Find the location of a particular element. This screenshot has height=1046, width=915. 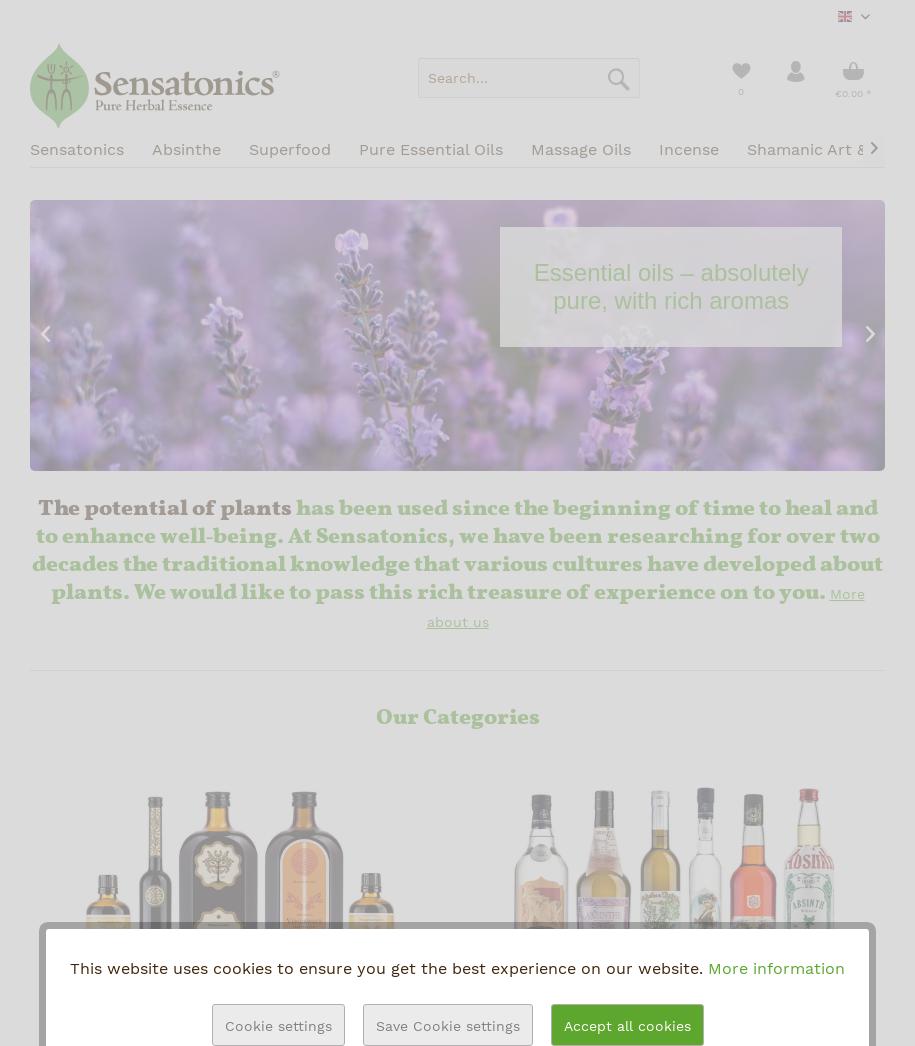

'Save Cookie settings' is located at coordinates (446, 1026).